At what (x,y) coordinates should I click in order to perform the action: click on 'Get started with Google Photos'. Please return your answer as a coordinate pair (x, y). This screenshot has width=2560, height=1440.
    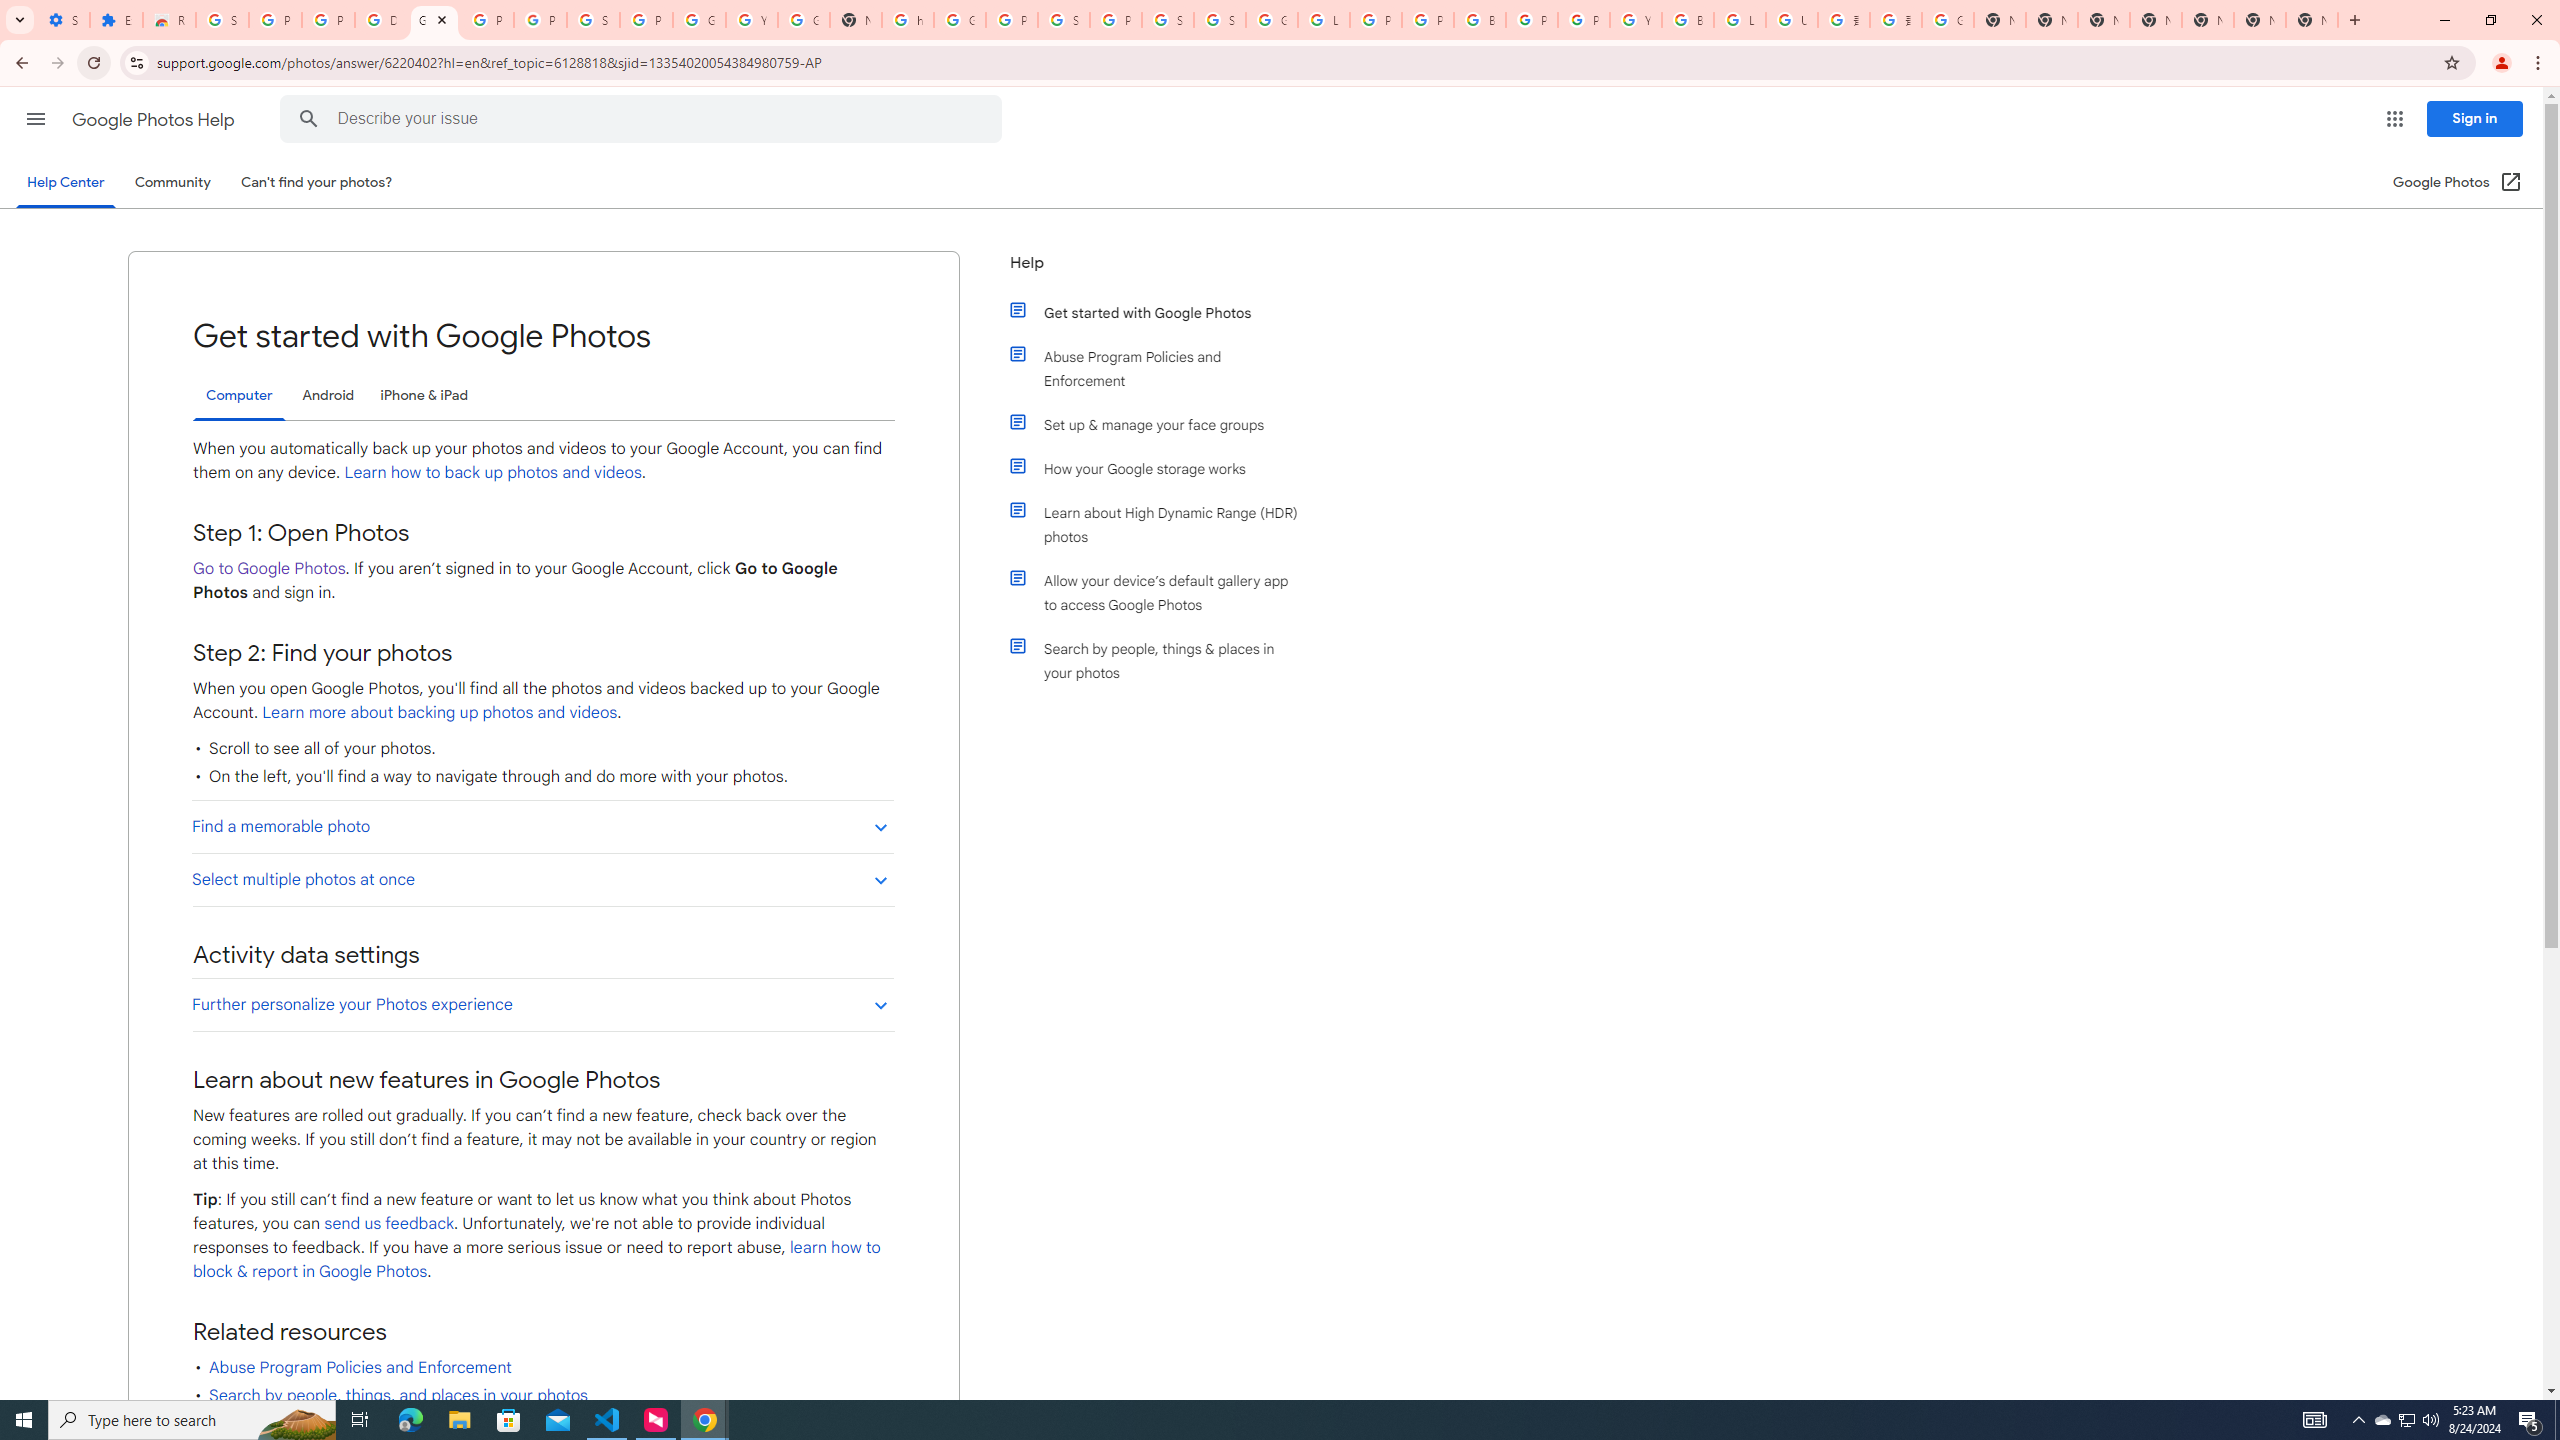
    Looking at the image, I should click on (1162, 313).